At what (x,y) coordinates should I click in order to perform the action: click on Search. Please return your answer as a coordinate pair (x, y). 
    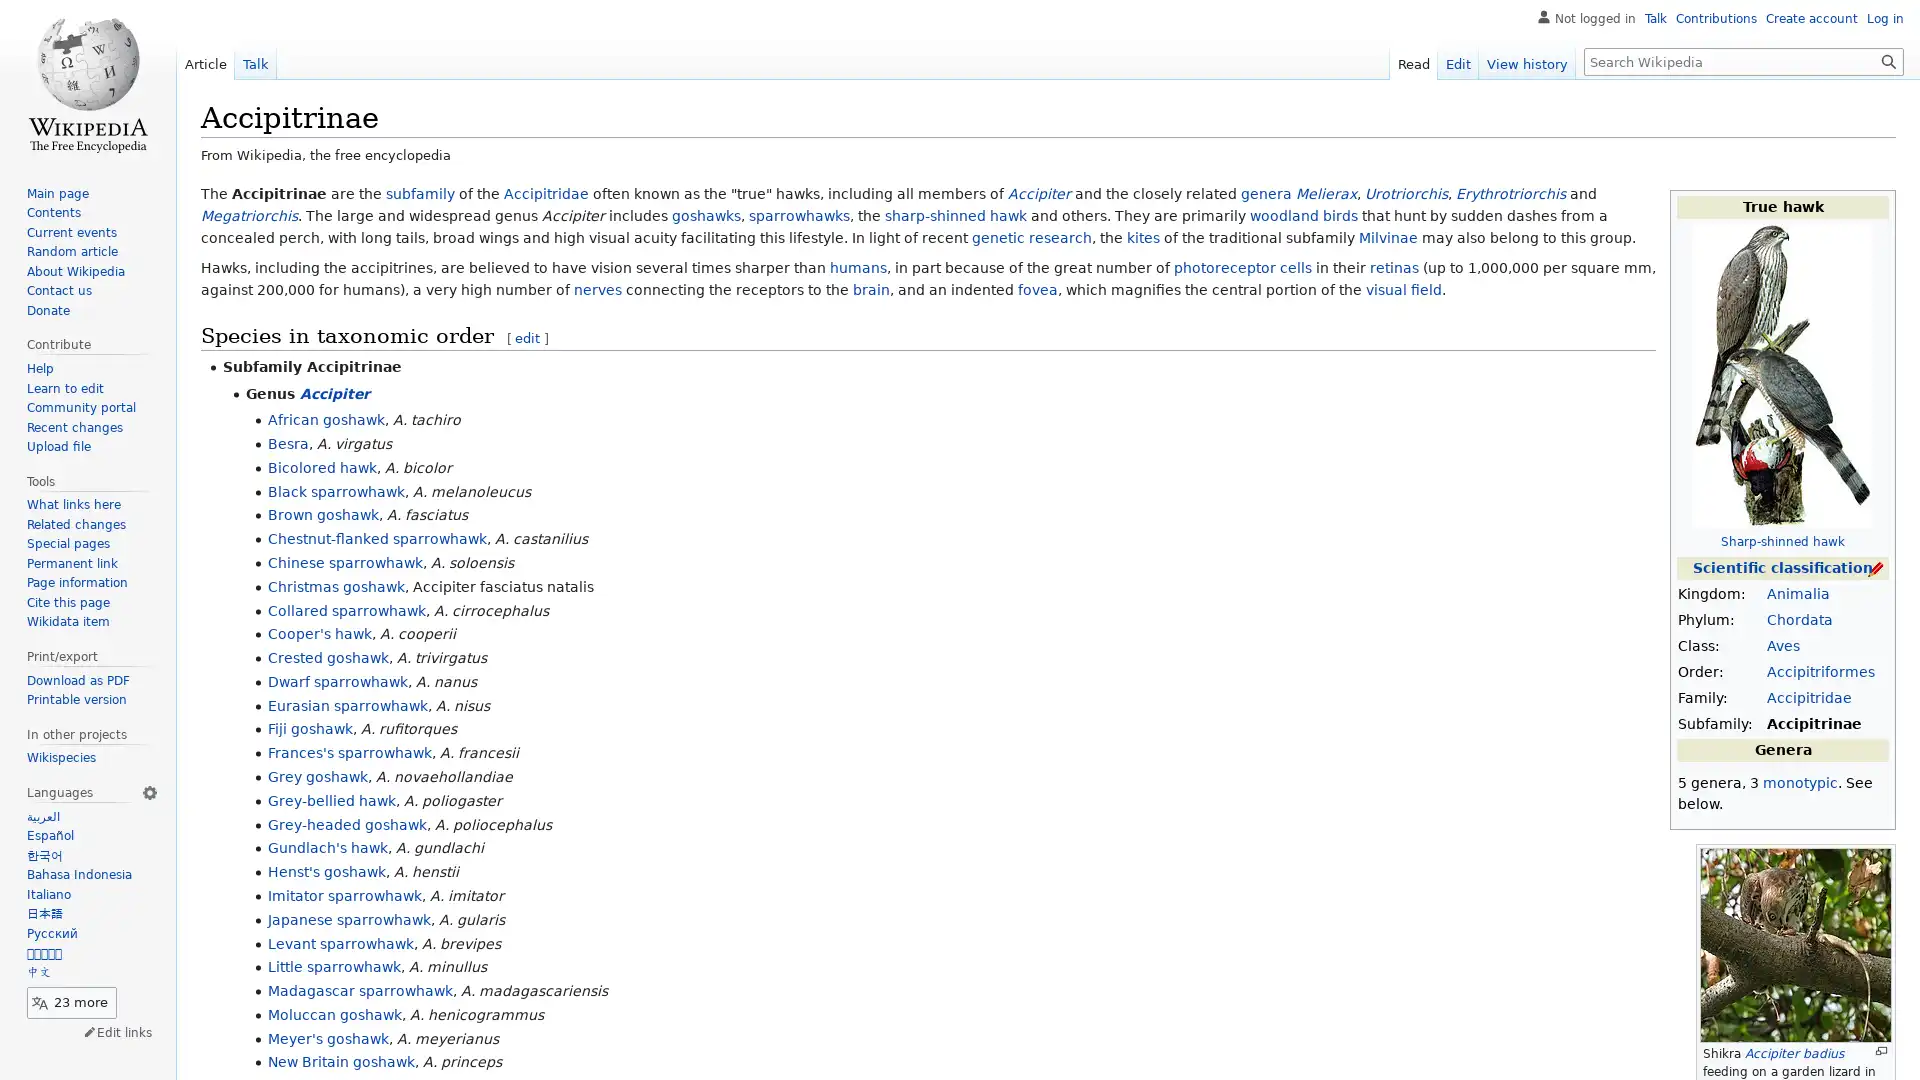
    Looking at the image, I should click on (1888, 60).